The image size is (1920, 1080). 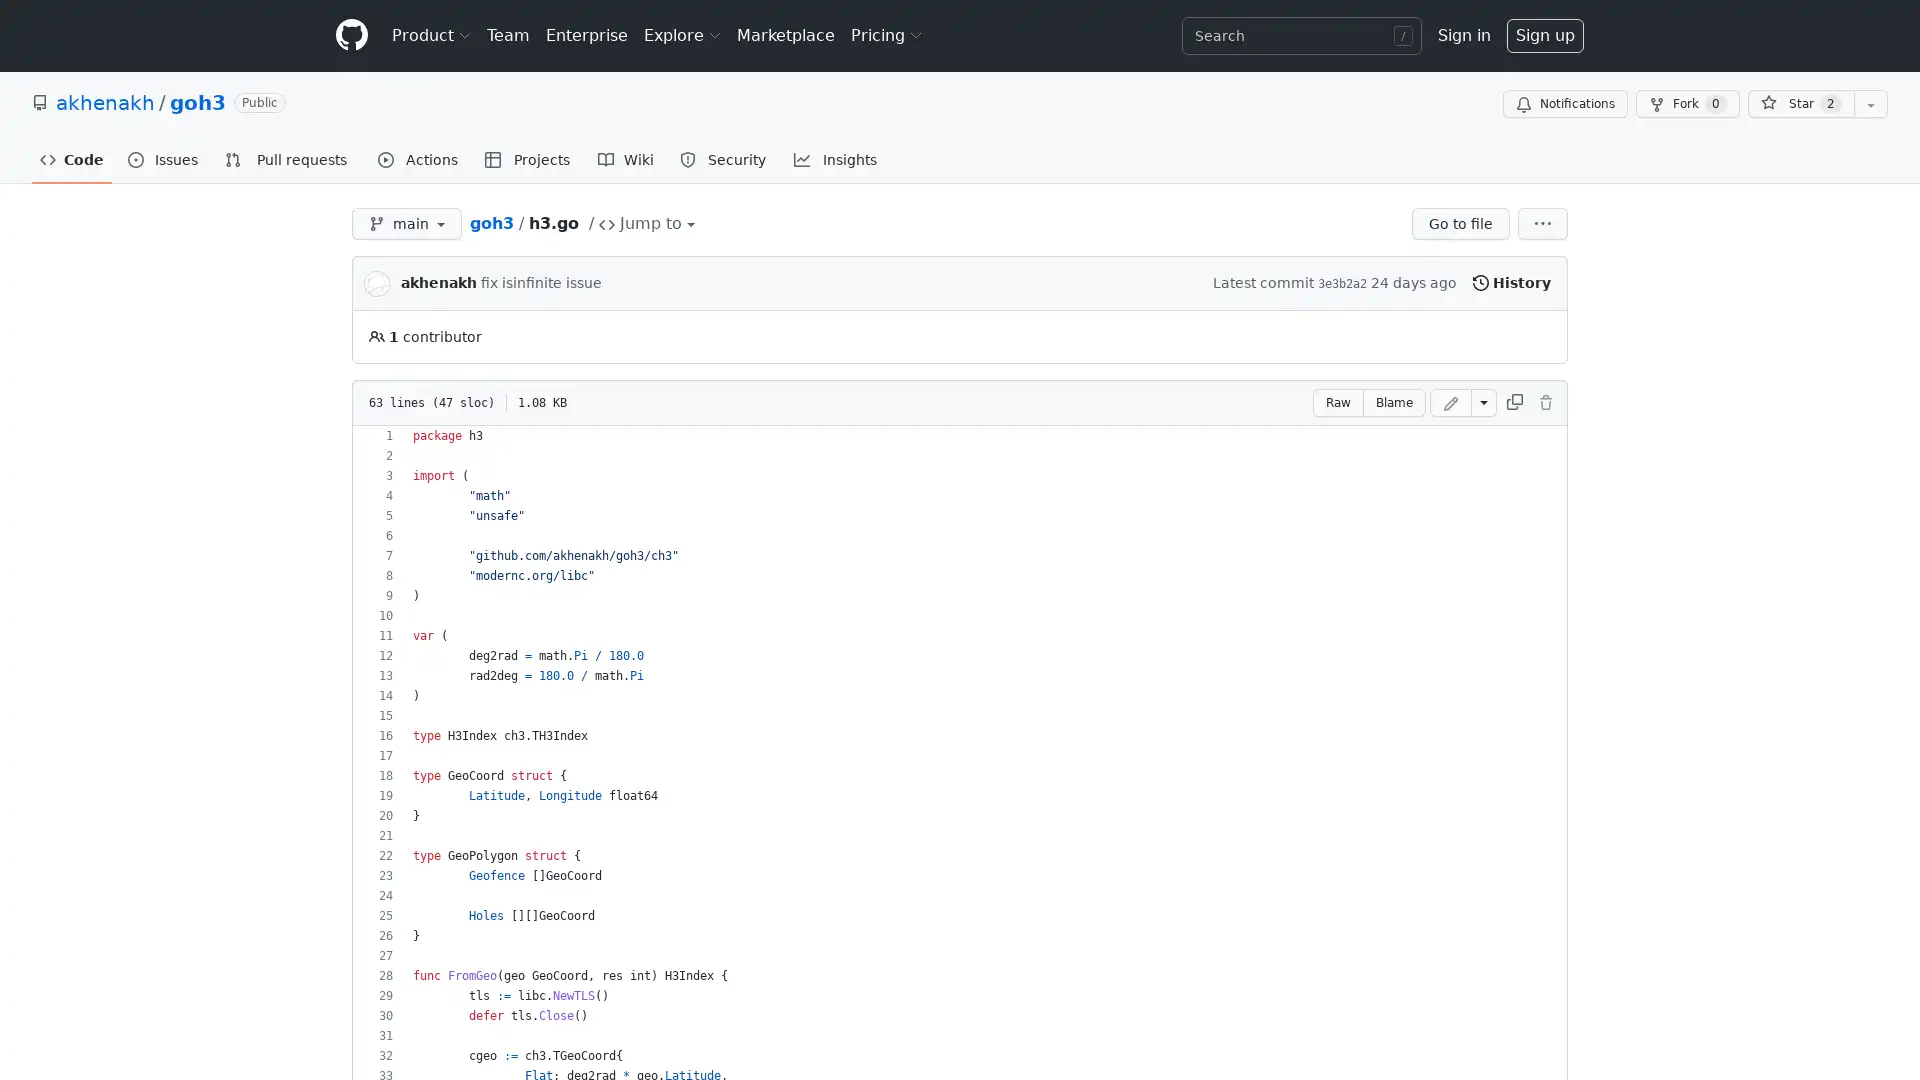 I want to click on You must be signed in to add this repository to a list, so click(x=1870, y=104).